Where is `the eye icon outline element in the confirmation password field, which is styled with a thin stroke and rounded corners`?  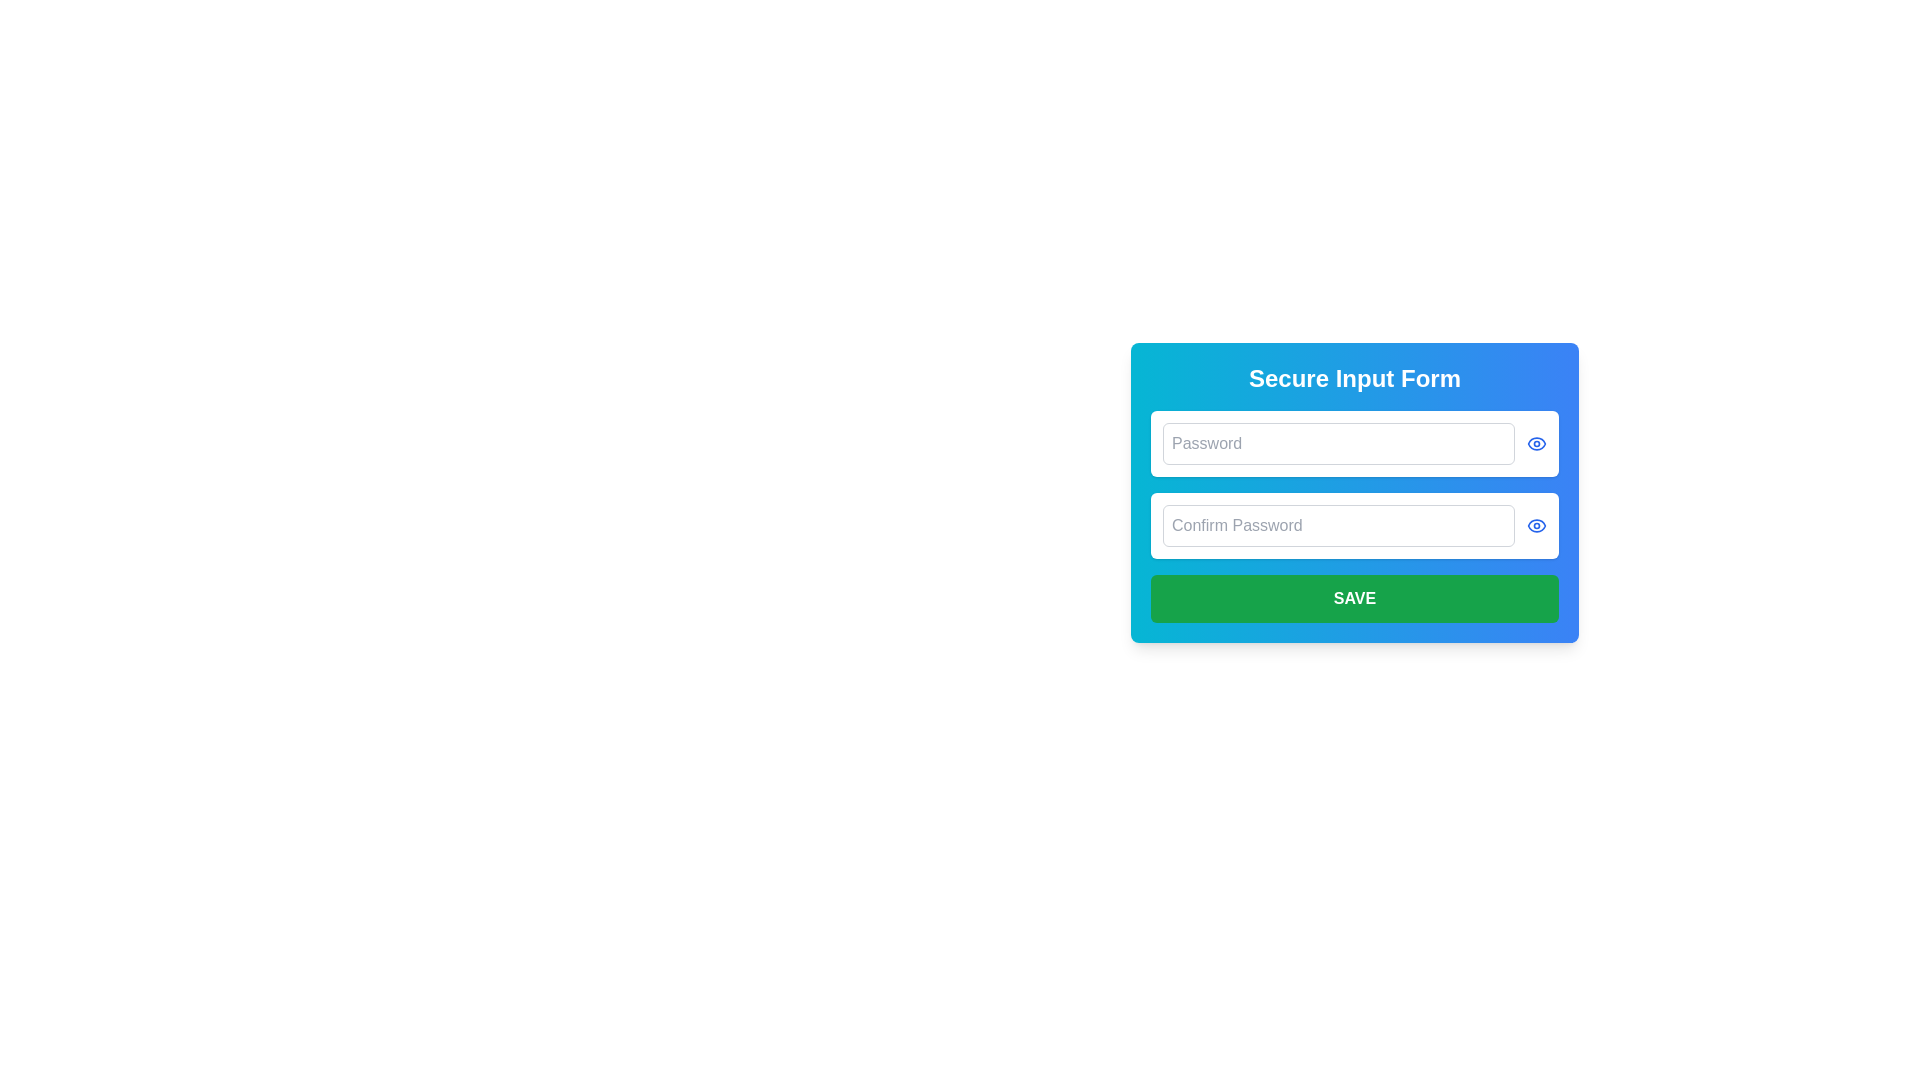 the eye icon outline element in the confirmation password field, which is styled with a thin stroke and rounded corners is located at coordinates (1535, 442).